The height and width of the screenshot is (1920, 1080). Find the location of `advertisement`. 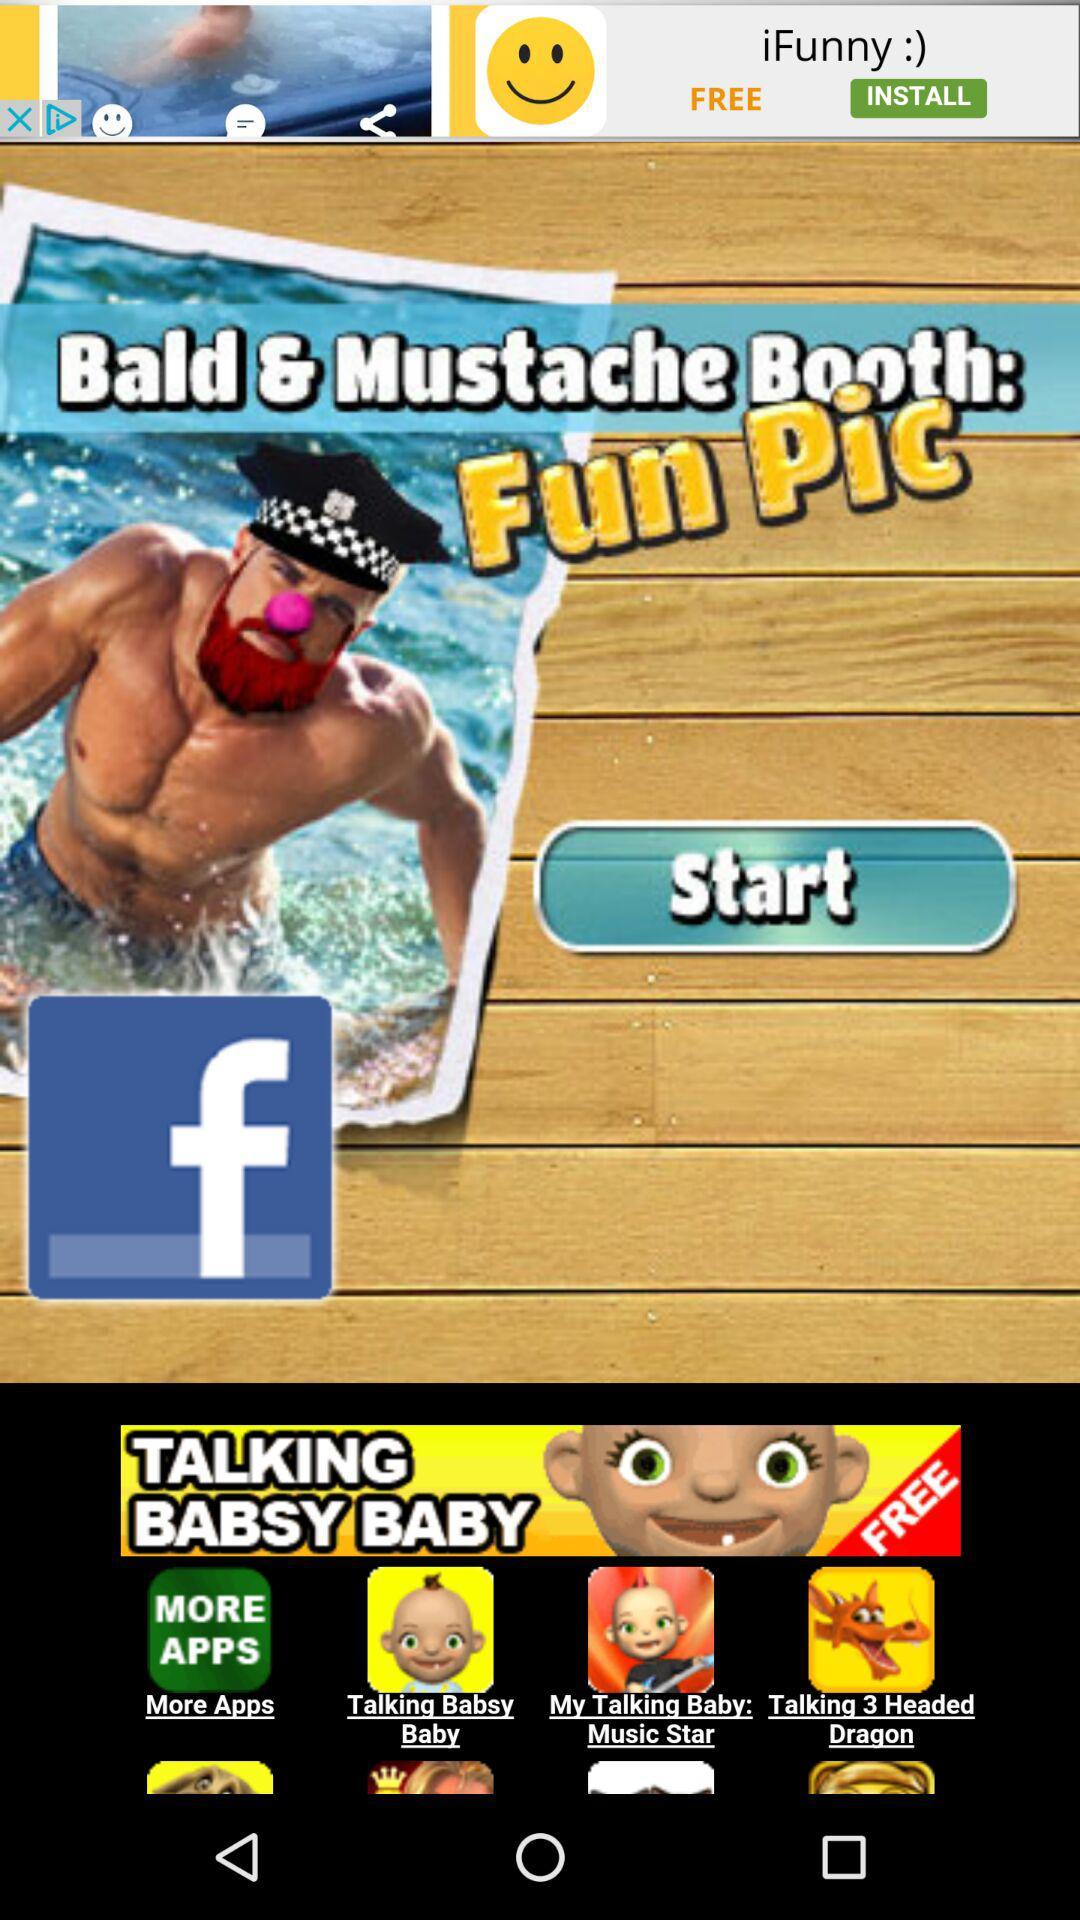

advertisement is located at coordinates (540, 70).